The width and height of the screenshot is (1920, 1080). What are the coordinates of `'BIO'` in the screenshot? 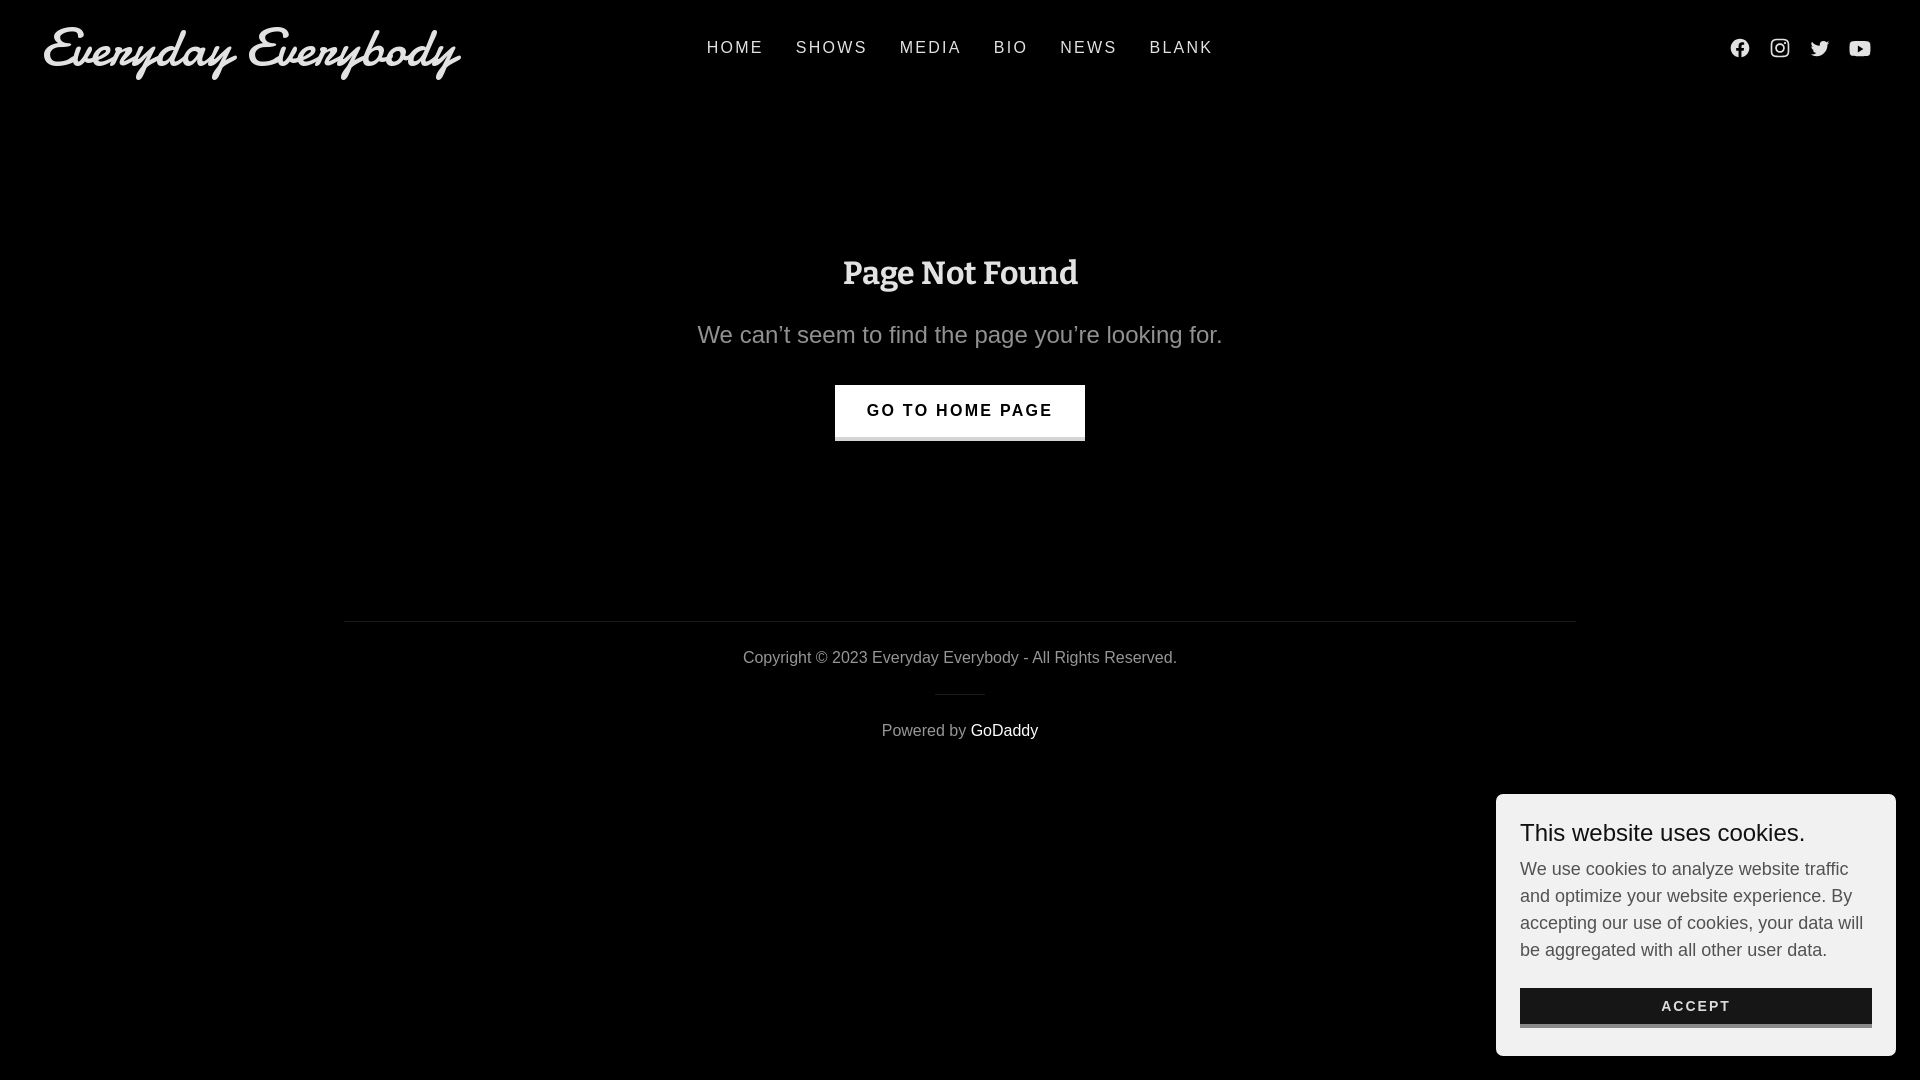 It's located at (988, 46).